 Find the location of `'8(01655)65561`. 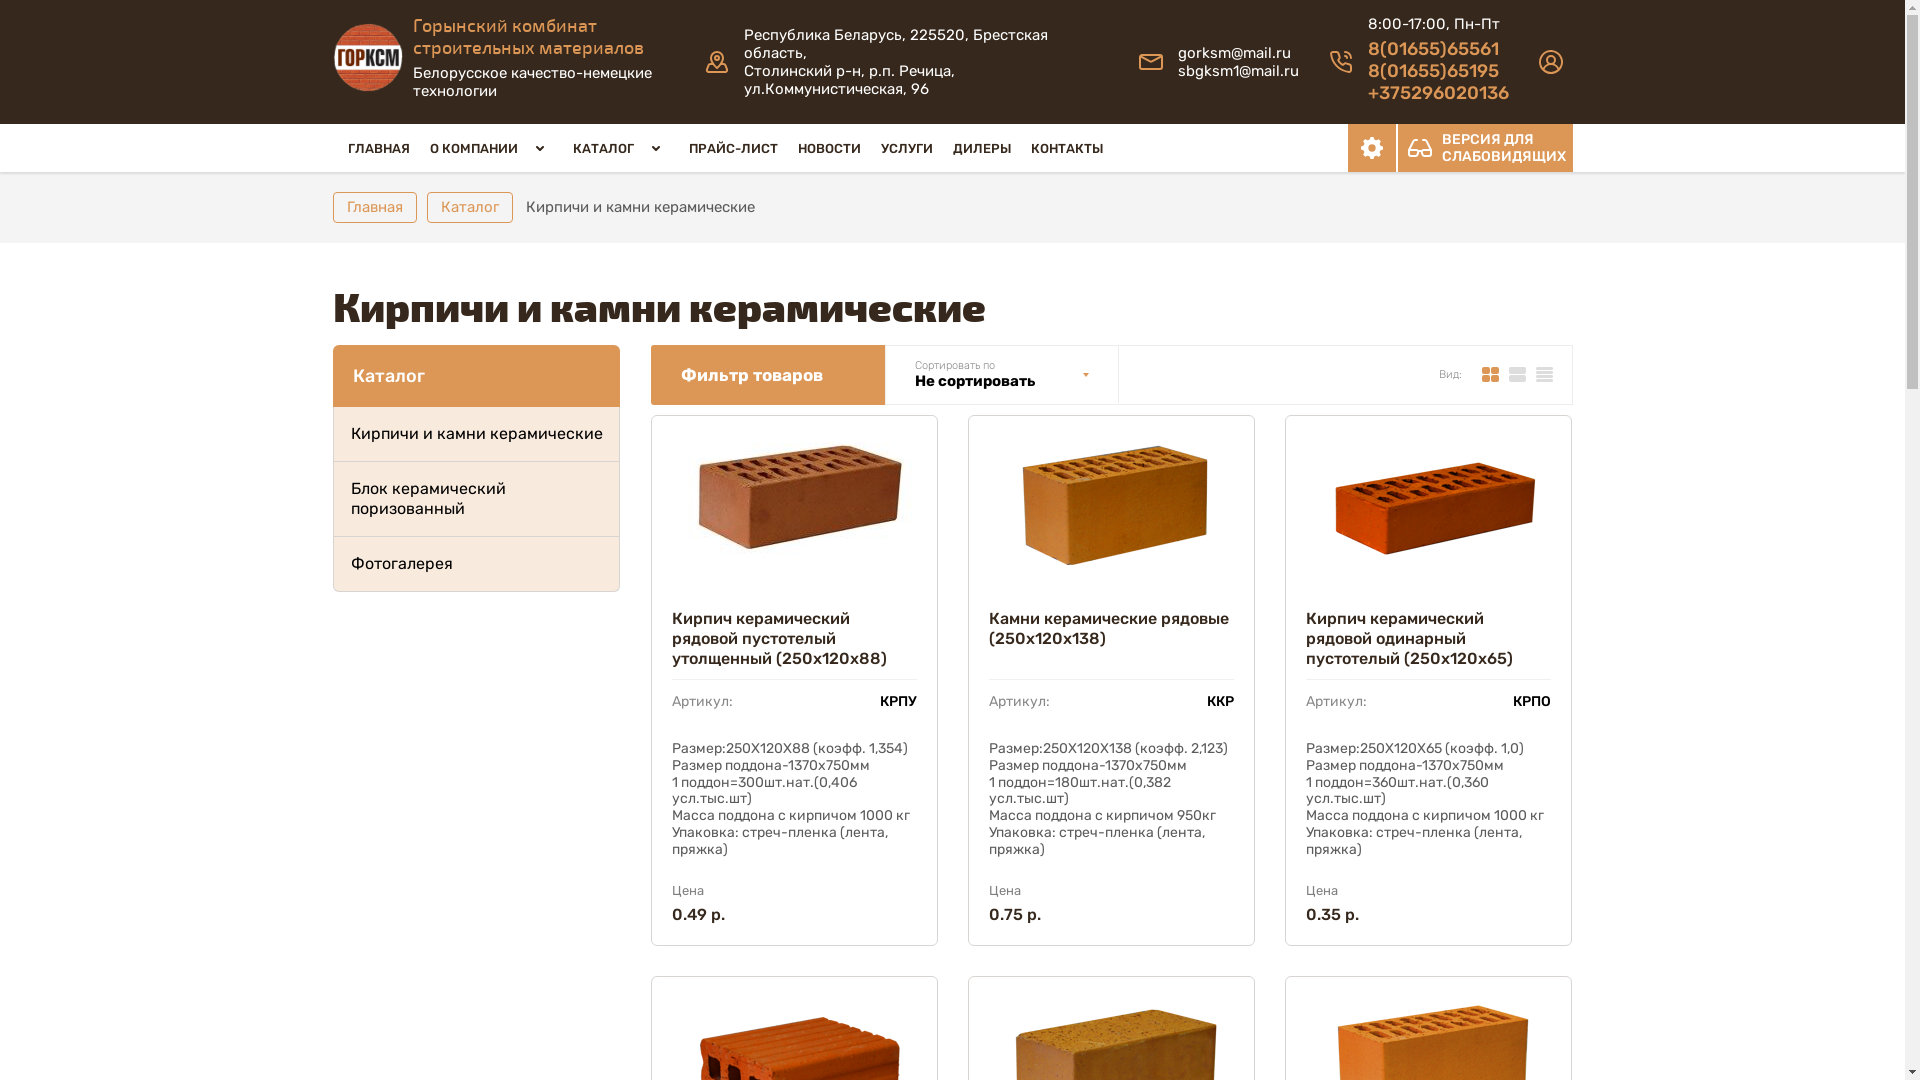

'8(01655)65561 is located at coordinates (1437, 69).